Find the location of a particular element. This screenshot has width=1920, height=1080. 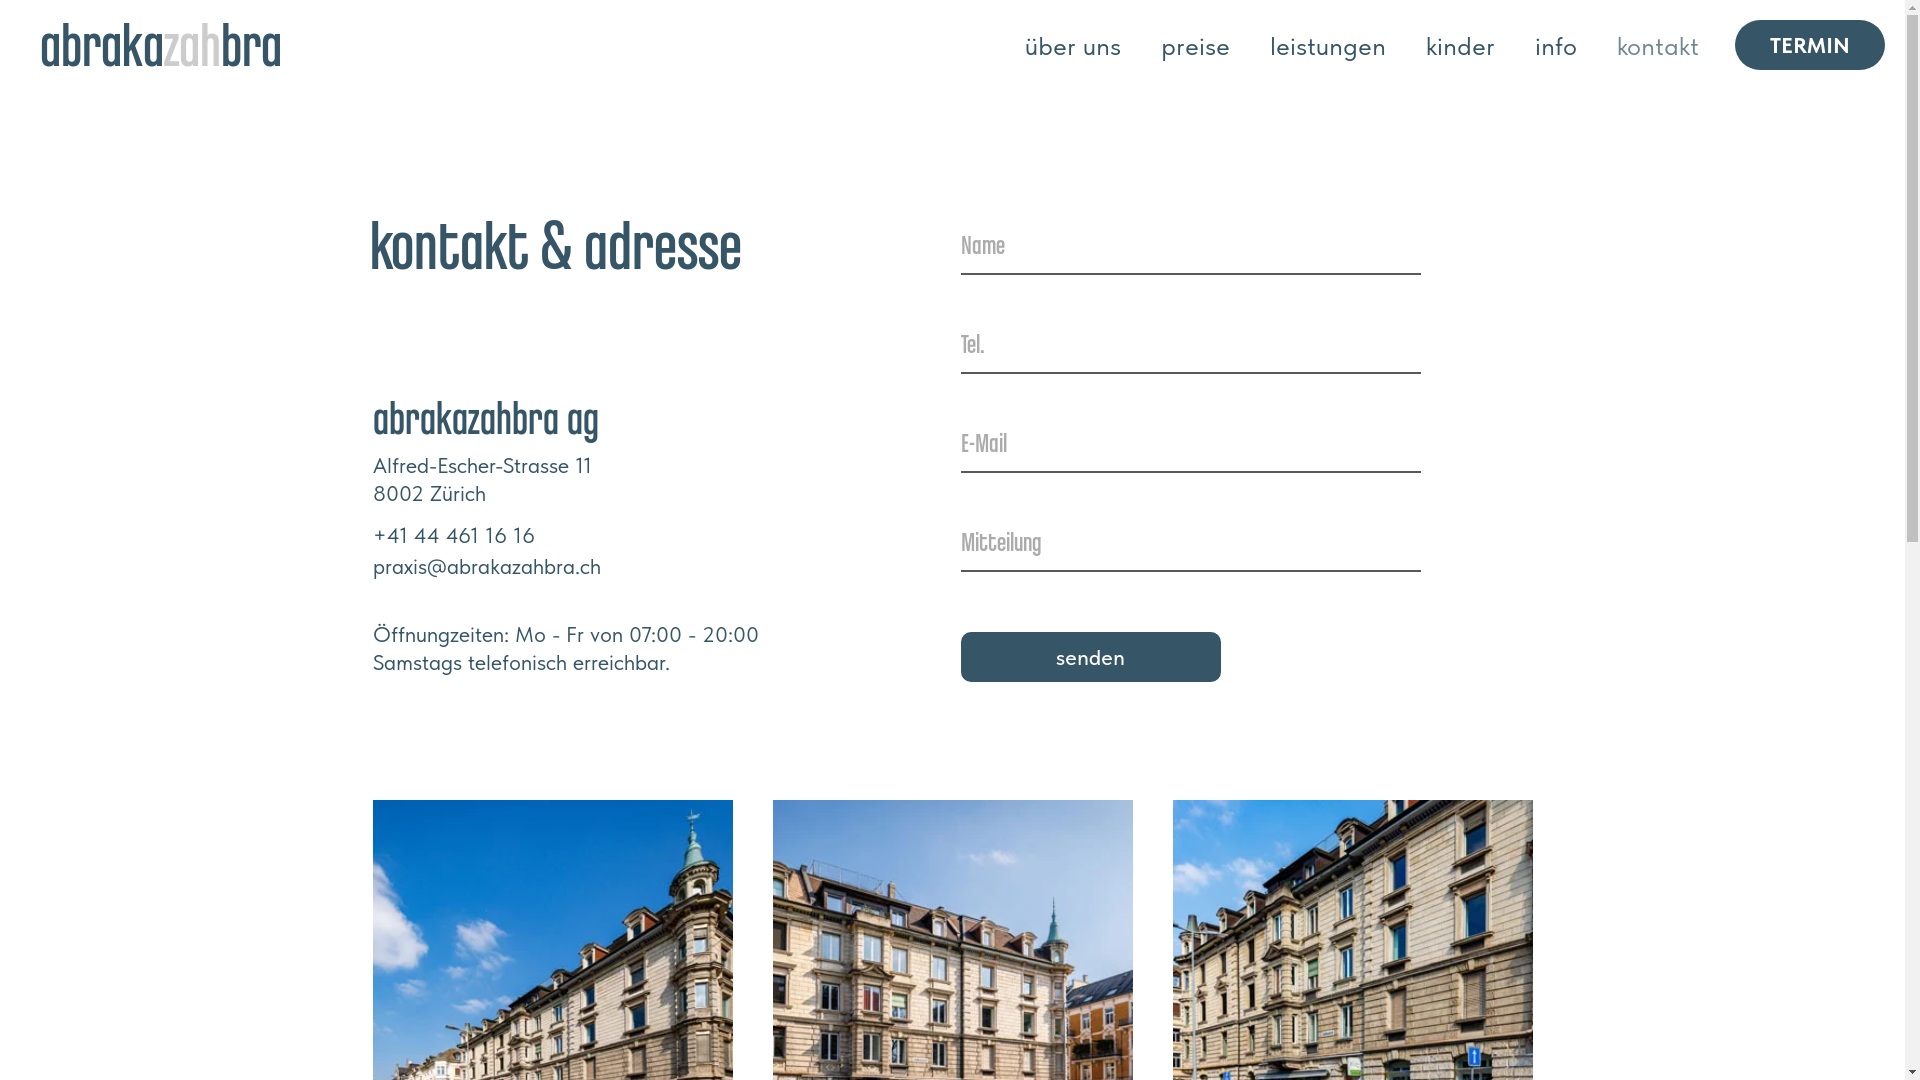

'leistungen' is located at coordinates (1328, 45).